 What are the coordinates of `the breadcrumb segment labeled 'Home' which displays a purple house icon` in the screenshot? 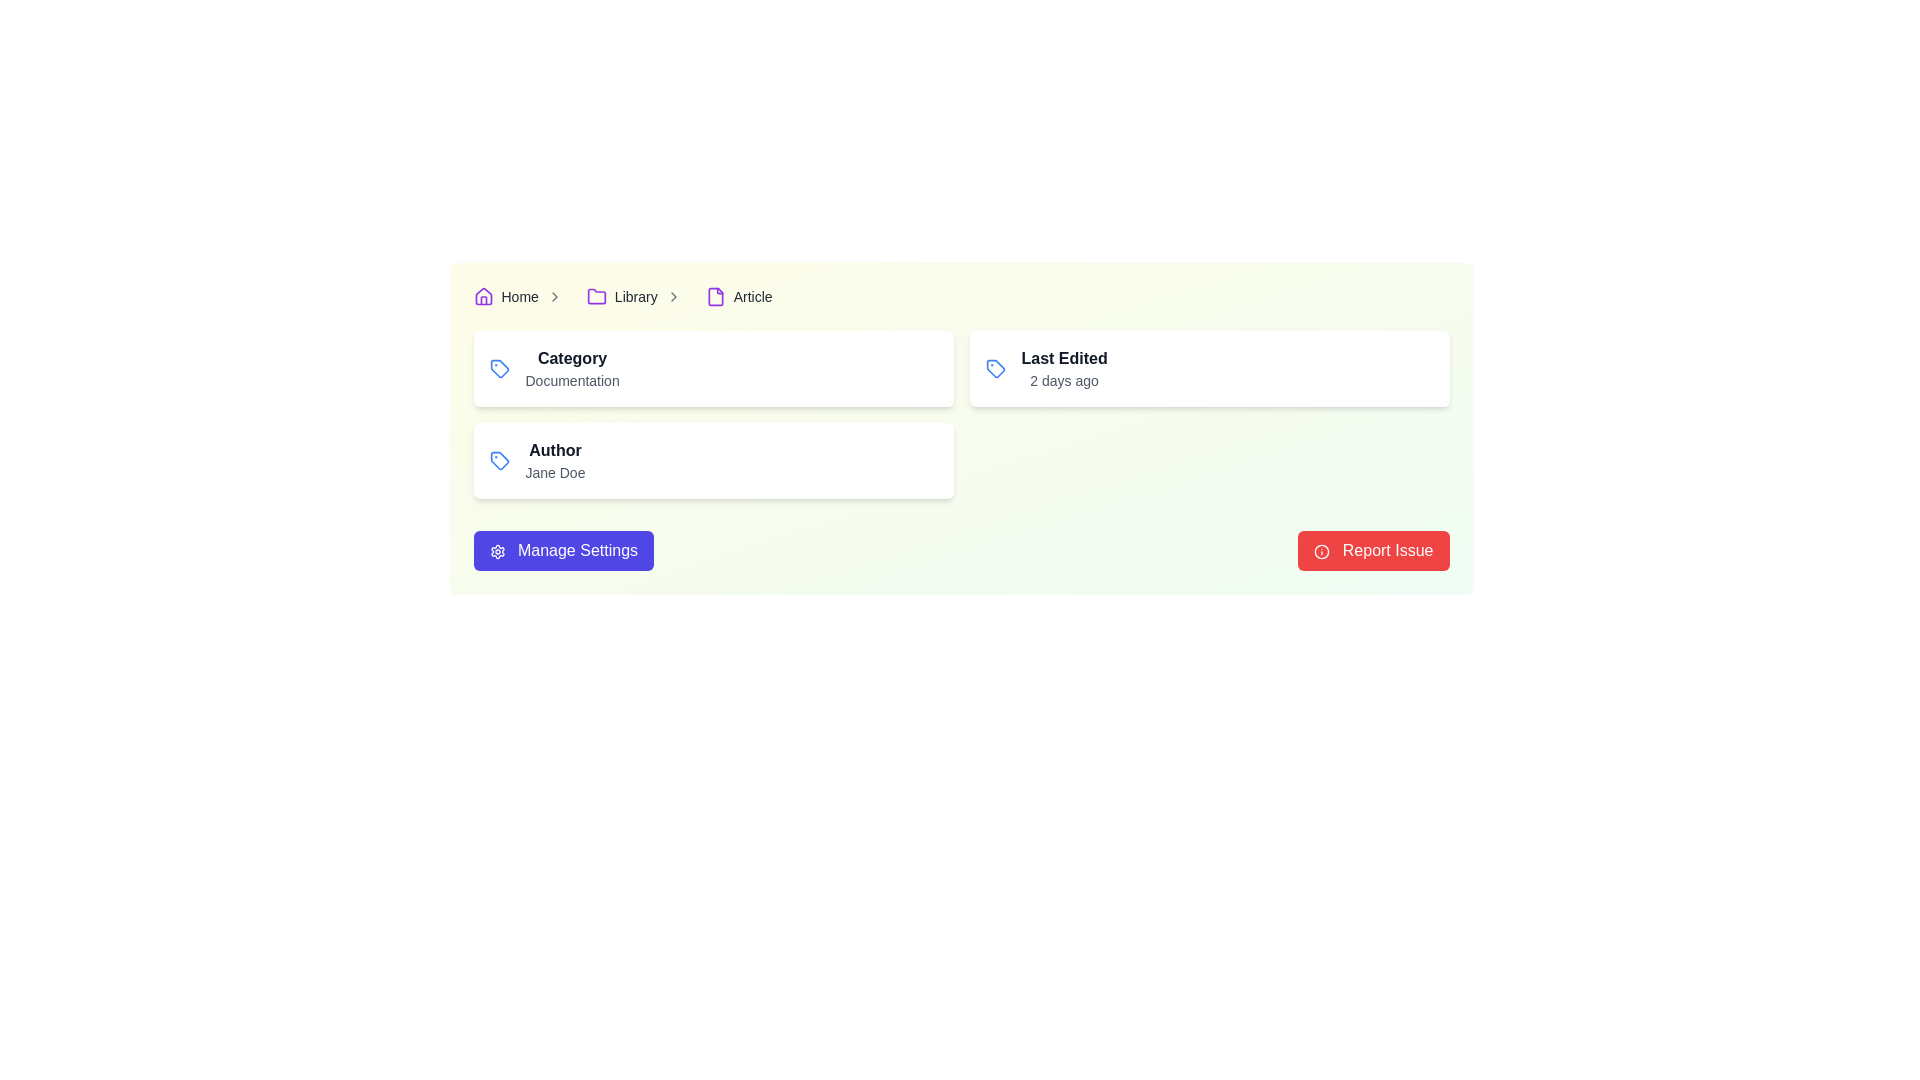 It's located at (522, 297).